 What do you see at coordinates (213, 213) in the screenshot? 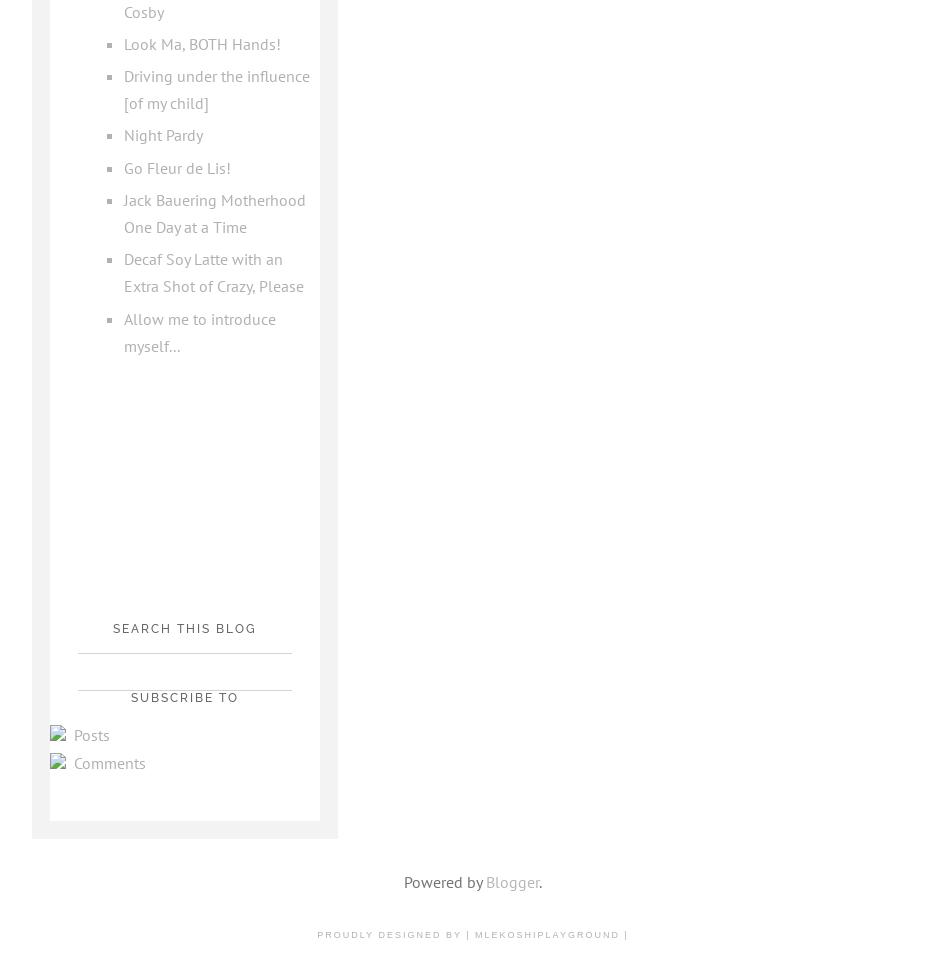
I see `'Jack Bauering Motherhood One Day at a Time'` at bounding box center [213, 213].